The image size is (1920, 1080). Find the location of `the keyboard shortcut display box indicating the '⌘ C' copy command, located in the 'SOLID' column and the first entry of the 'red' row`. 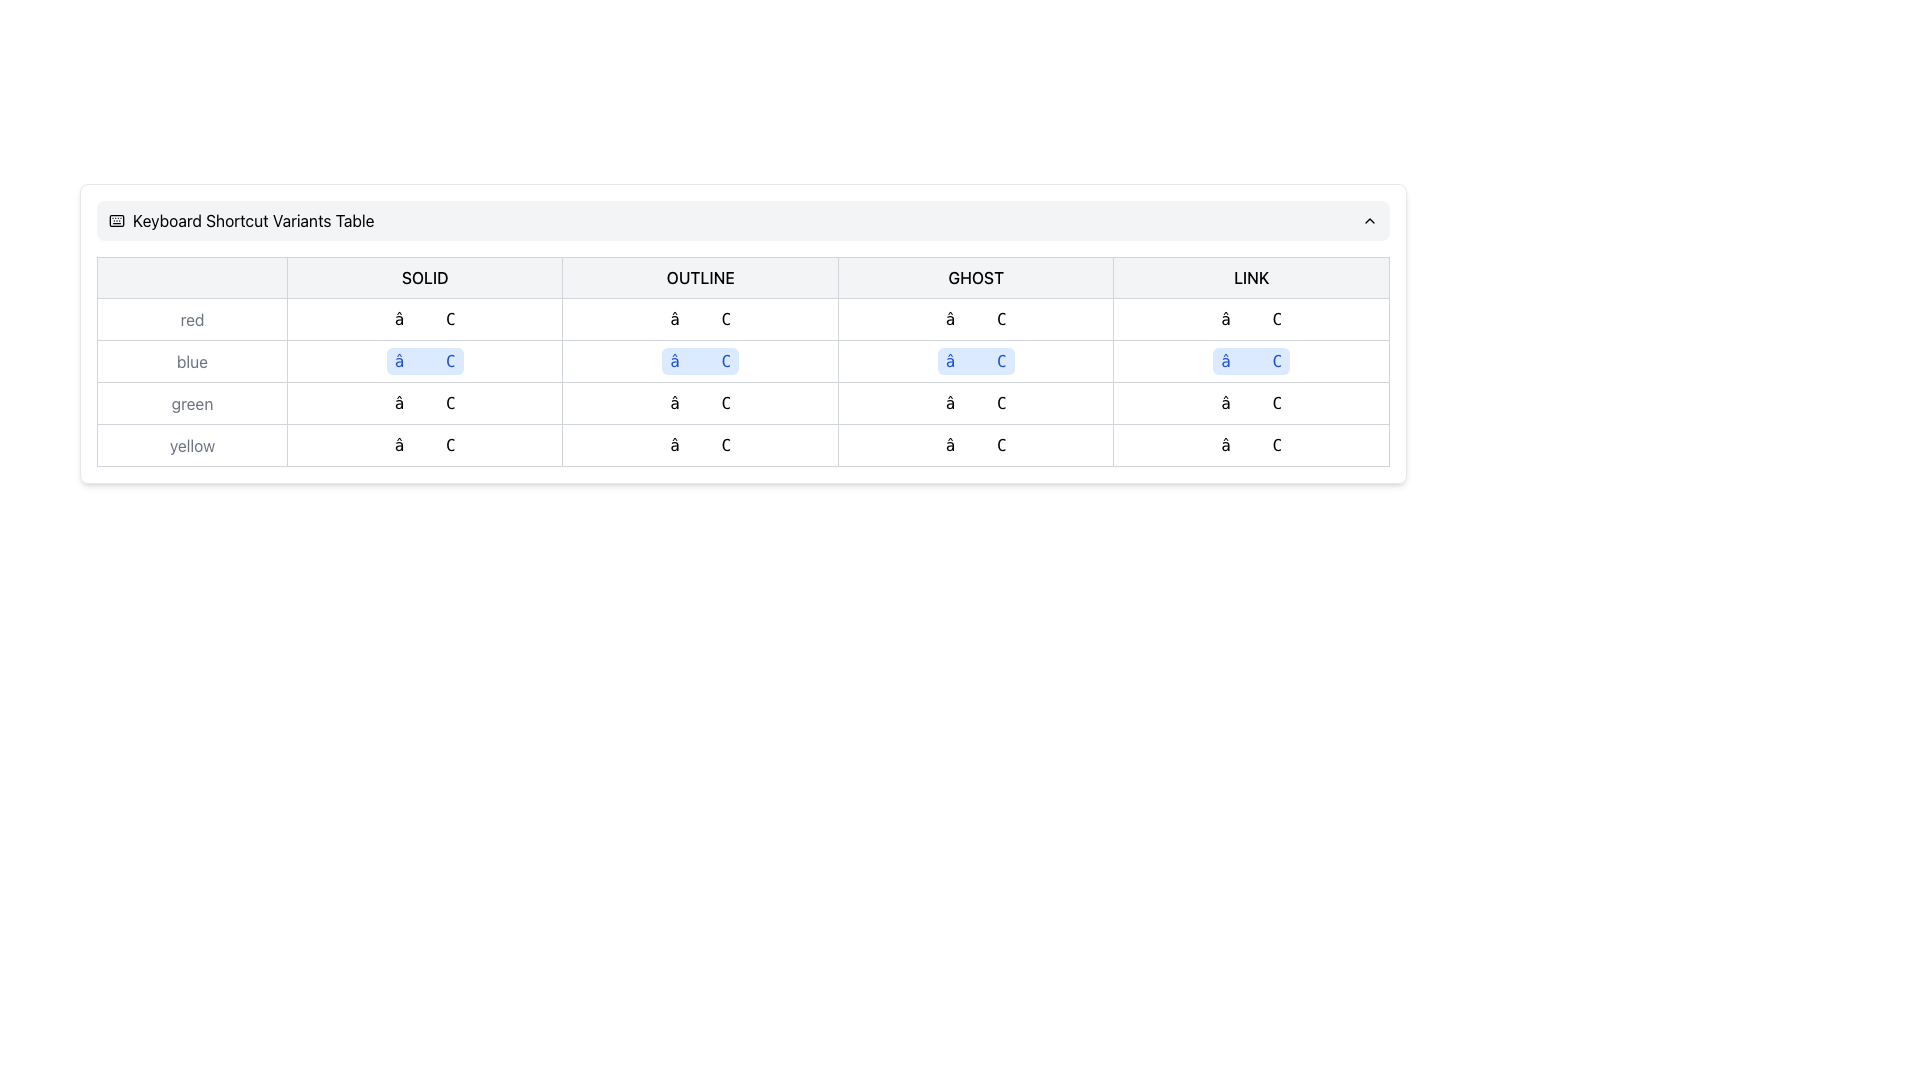

the keyboard shortcut display box indicating the '⌘ C' copy command, located in the 'SOLID' column and the first entry of the 'red' row is located at coordinates (424, 318).